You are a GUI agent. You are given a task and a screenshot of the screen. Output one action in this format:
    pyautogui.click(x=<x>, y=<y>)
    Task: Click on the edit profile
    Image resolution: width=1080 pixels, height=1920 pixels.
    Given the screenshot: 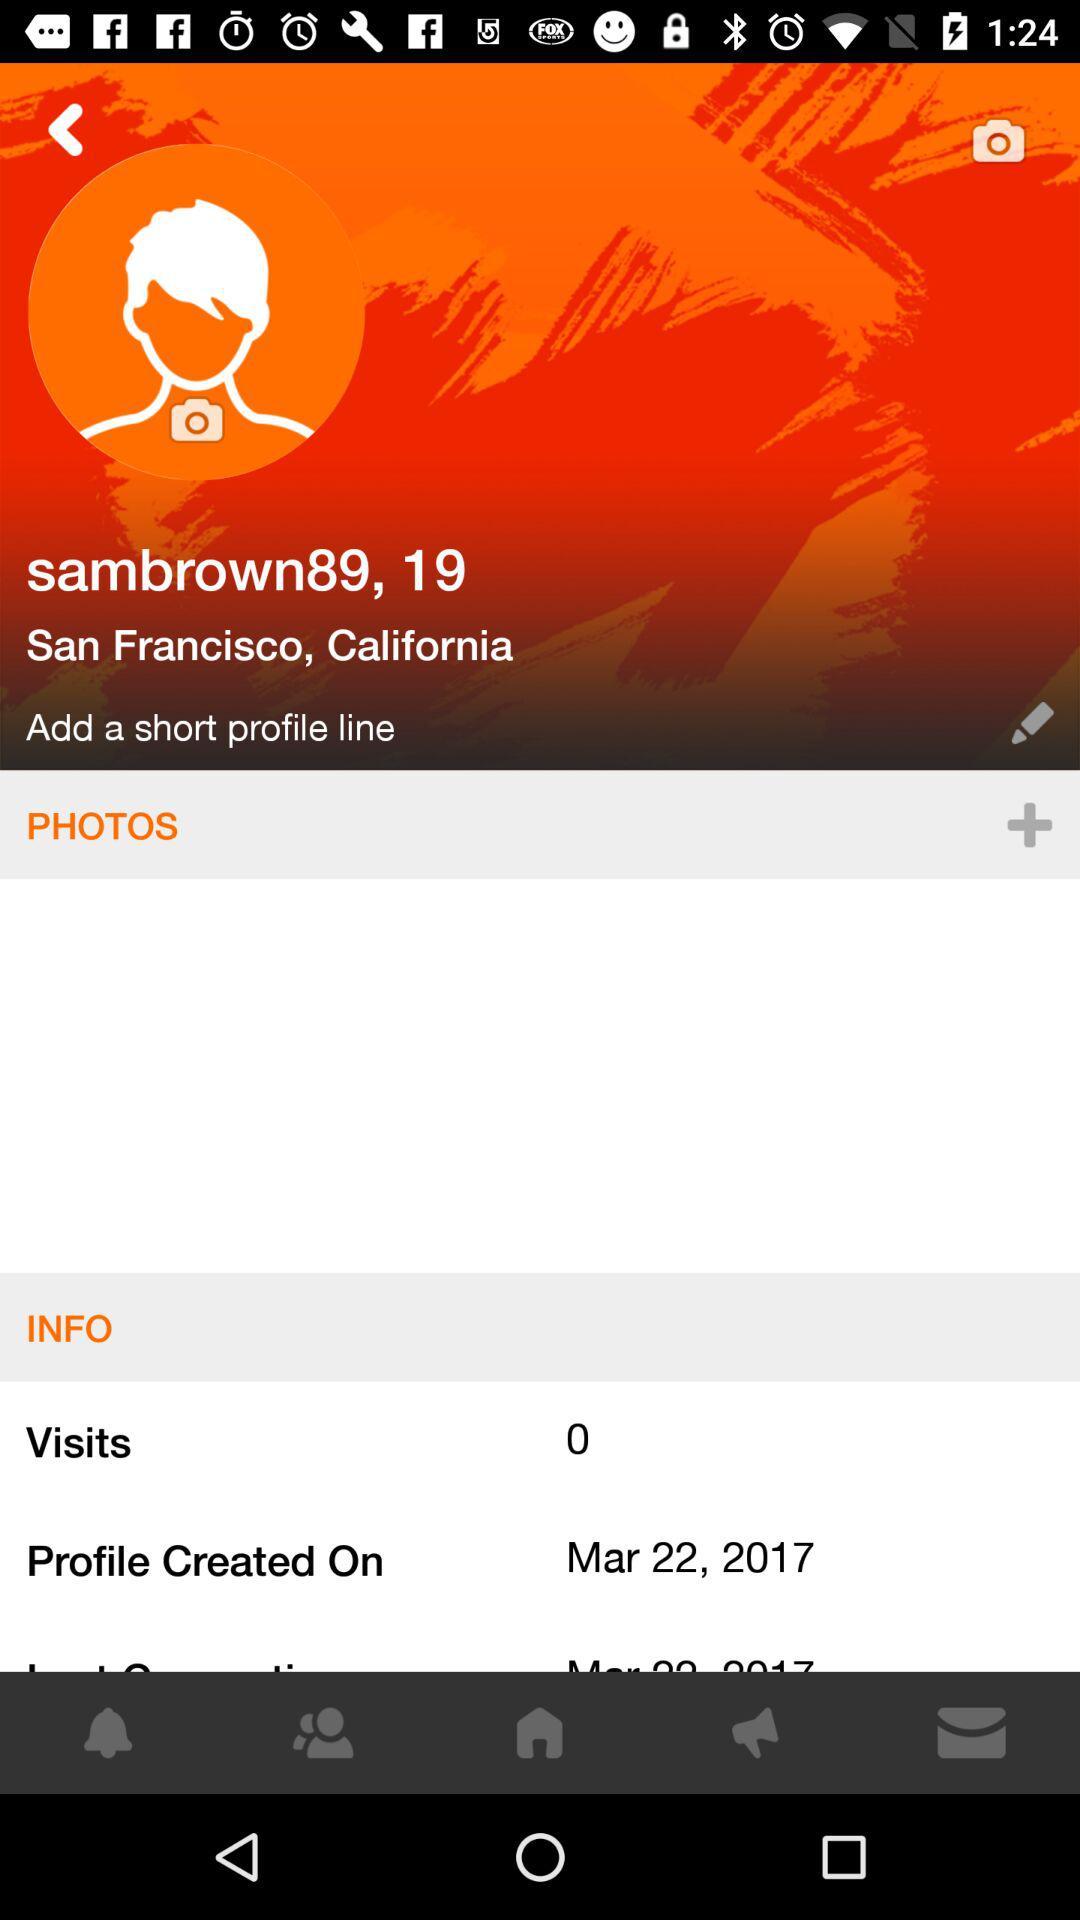 What is the action you would take?
    pyautogui.click(x=540, y=415)
    